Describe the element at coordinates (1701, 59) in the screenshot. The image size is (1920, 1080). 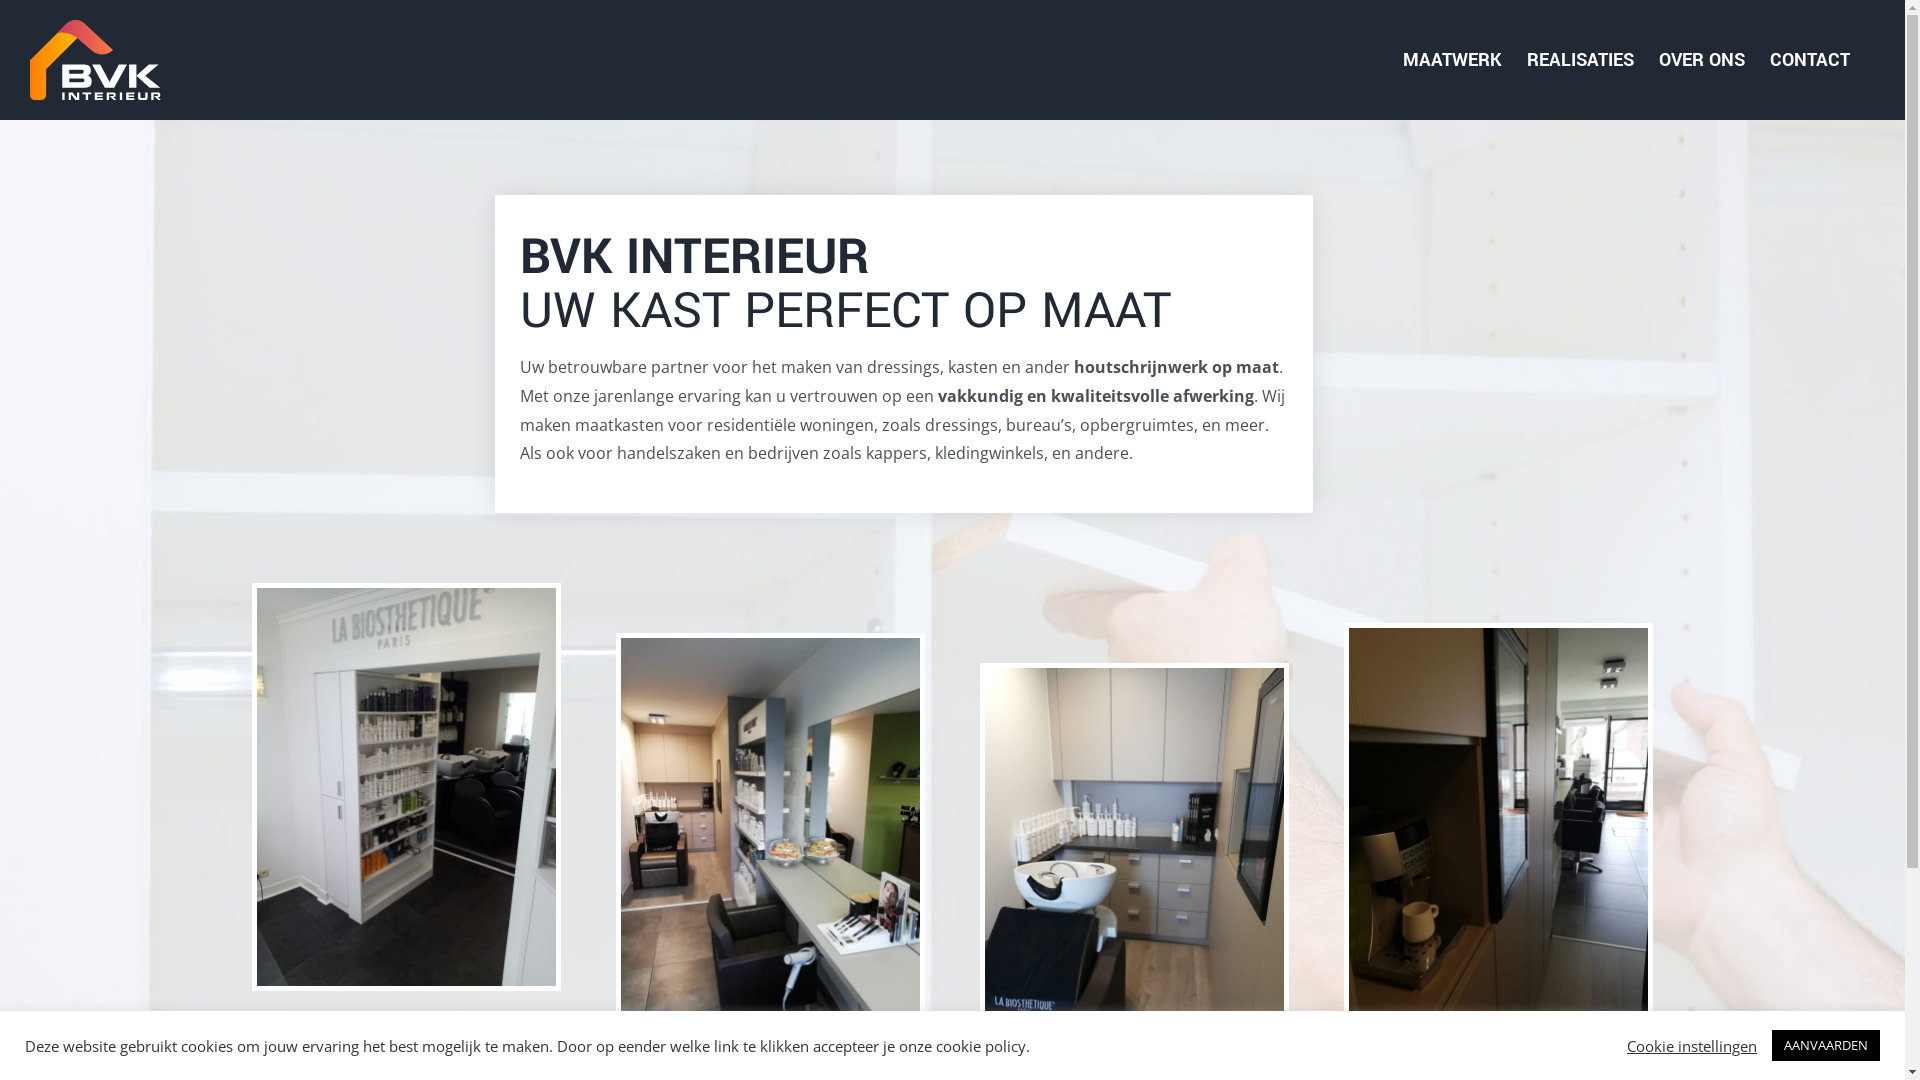
I see `'OVER ONS'` at that location.